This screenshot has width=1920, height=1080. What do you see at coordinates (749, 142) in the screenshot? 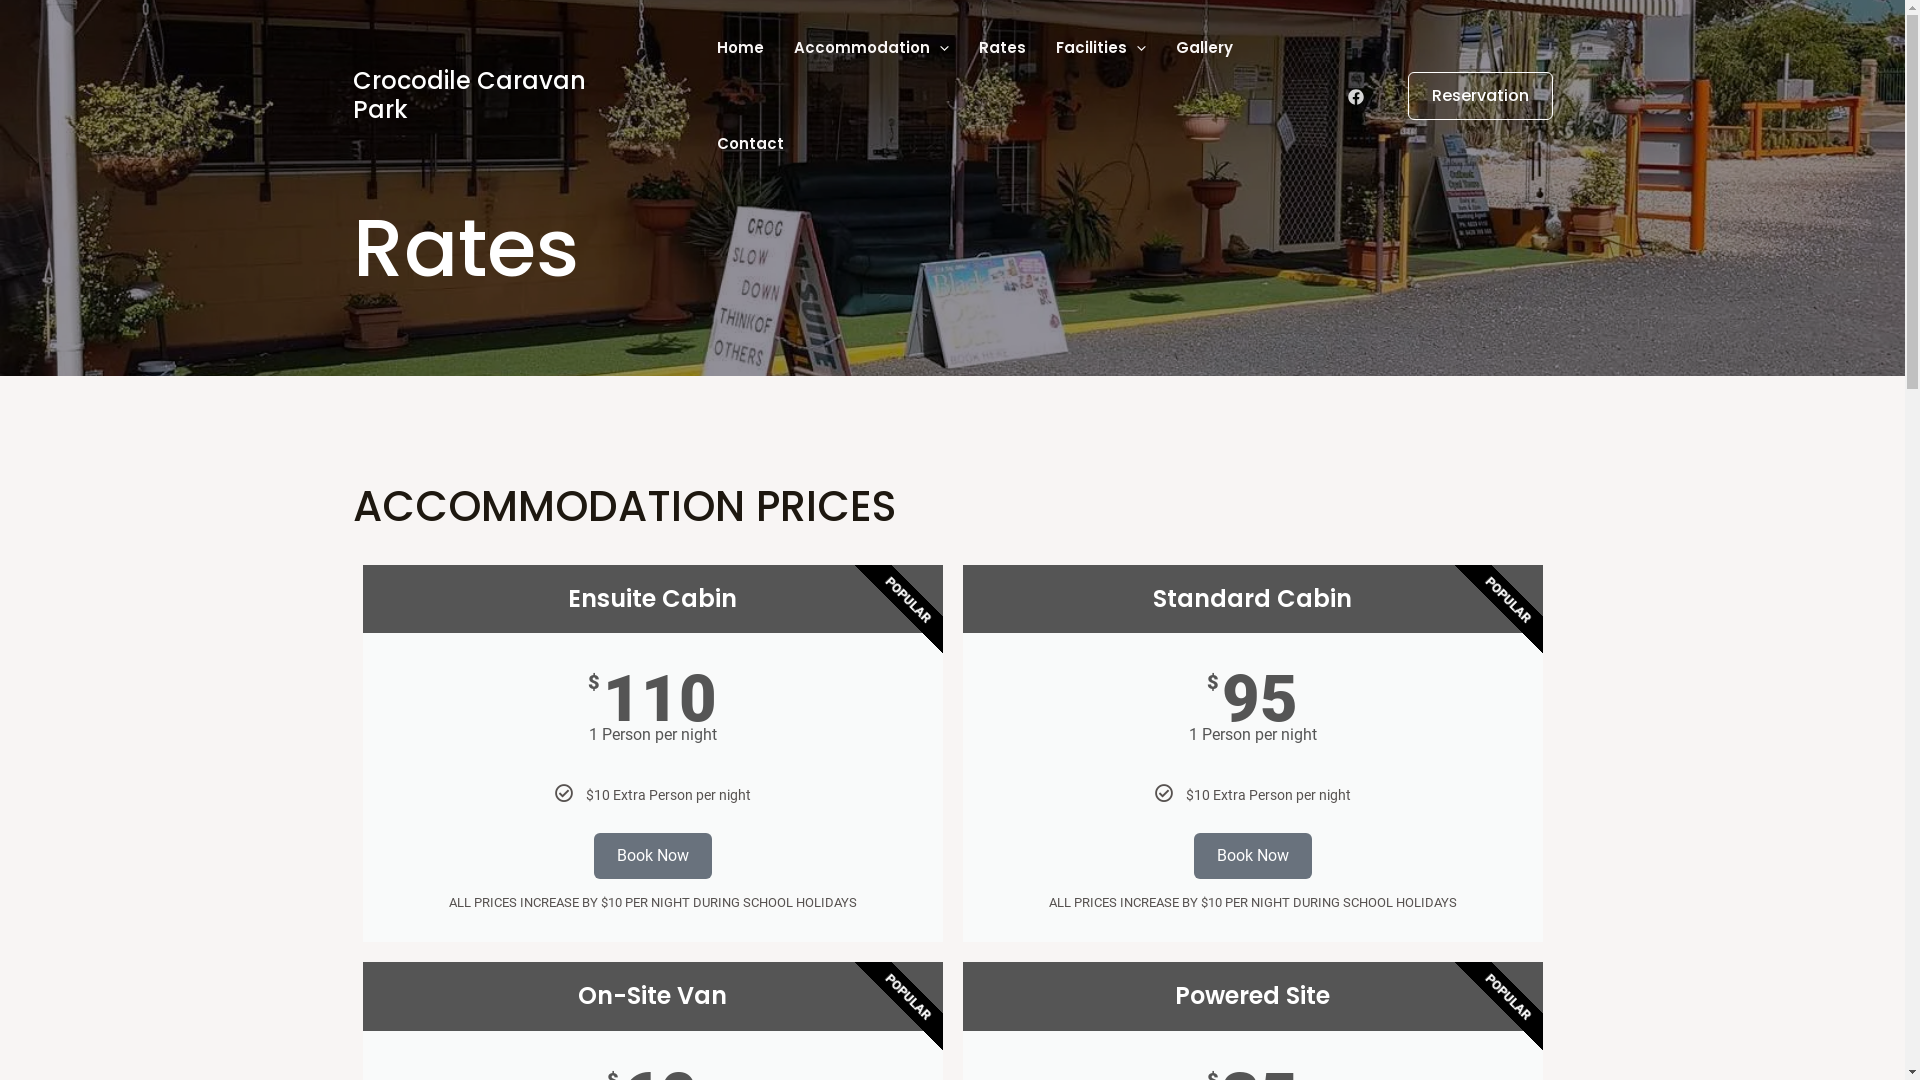
I see `'Contact'` at bounding box center [749, 142].